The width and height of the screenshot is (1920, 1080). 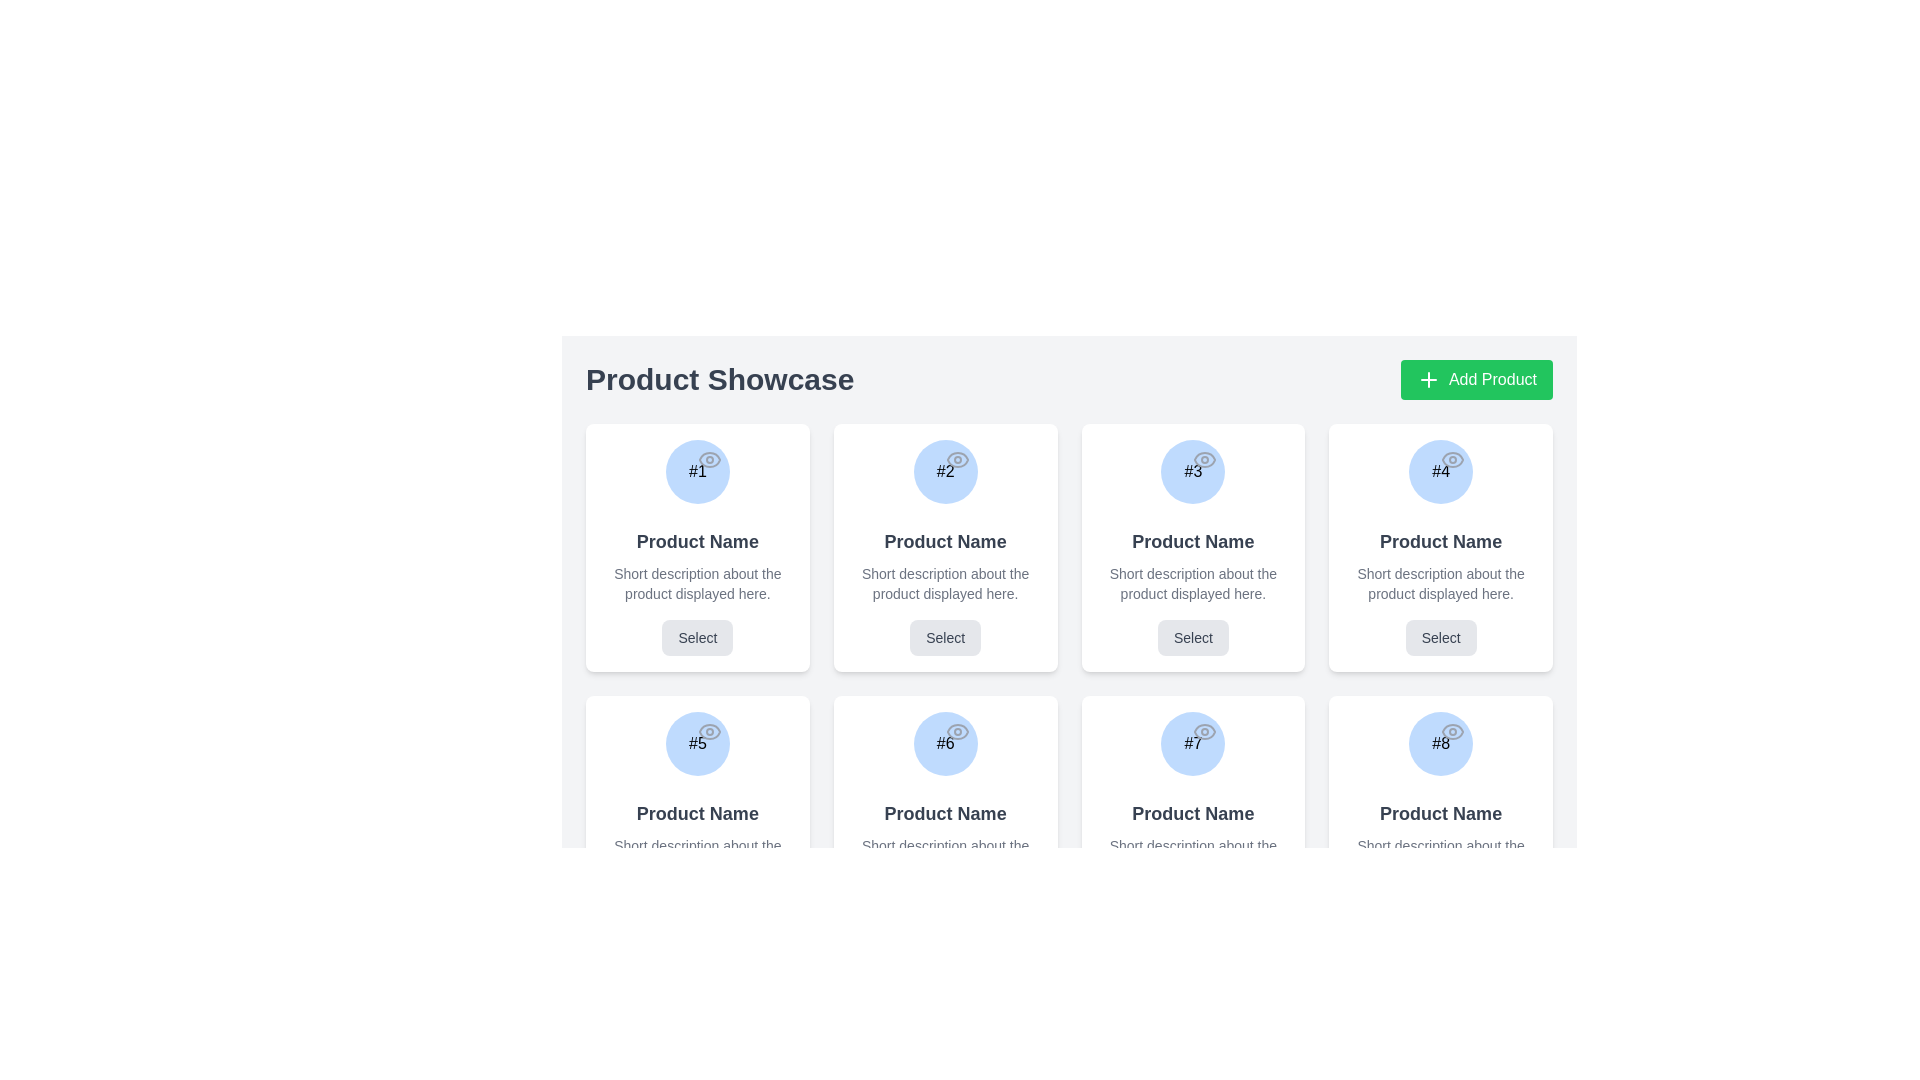 What do you see at coordinates (956, 459) in the screenshot?
I see `the SVG eye icon located in the top-right corner of the blue circular area labeled '#2' in the second card of the product showcase grid` at bounding box center [956, 459].